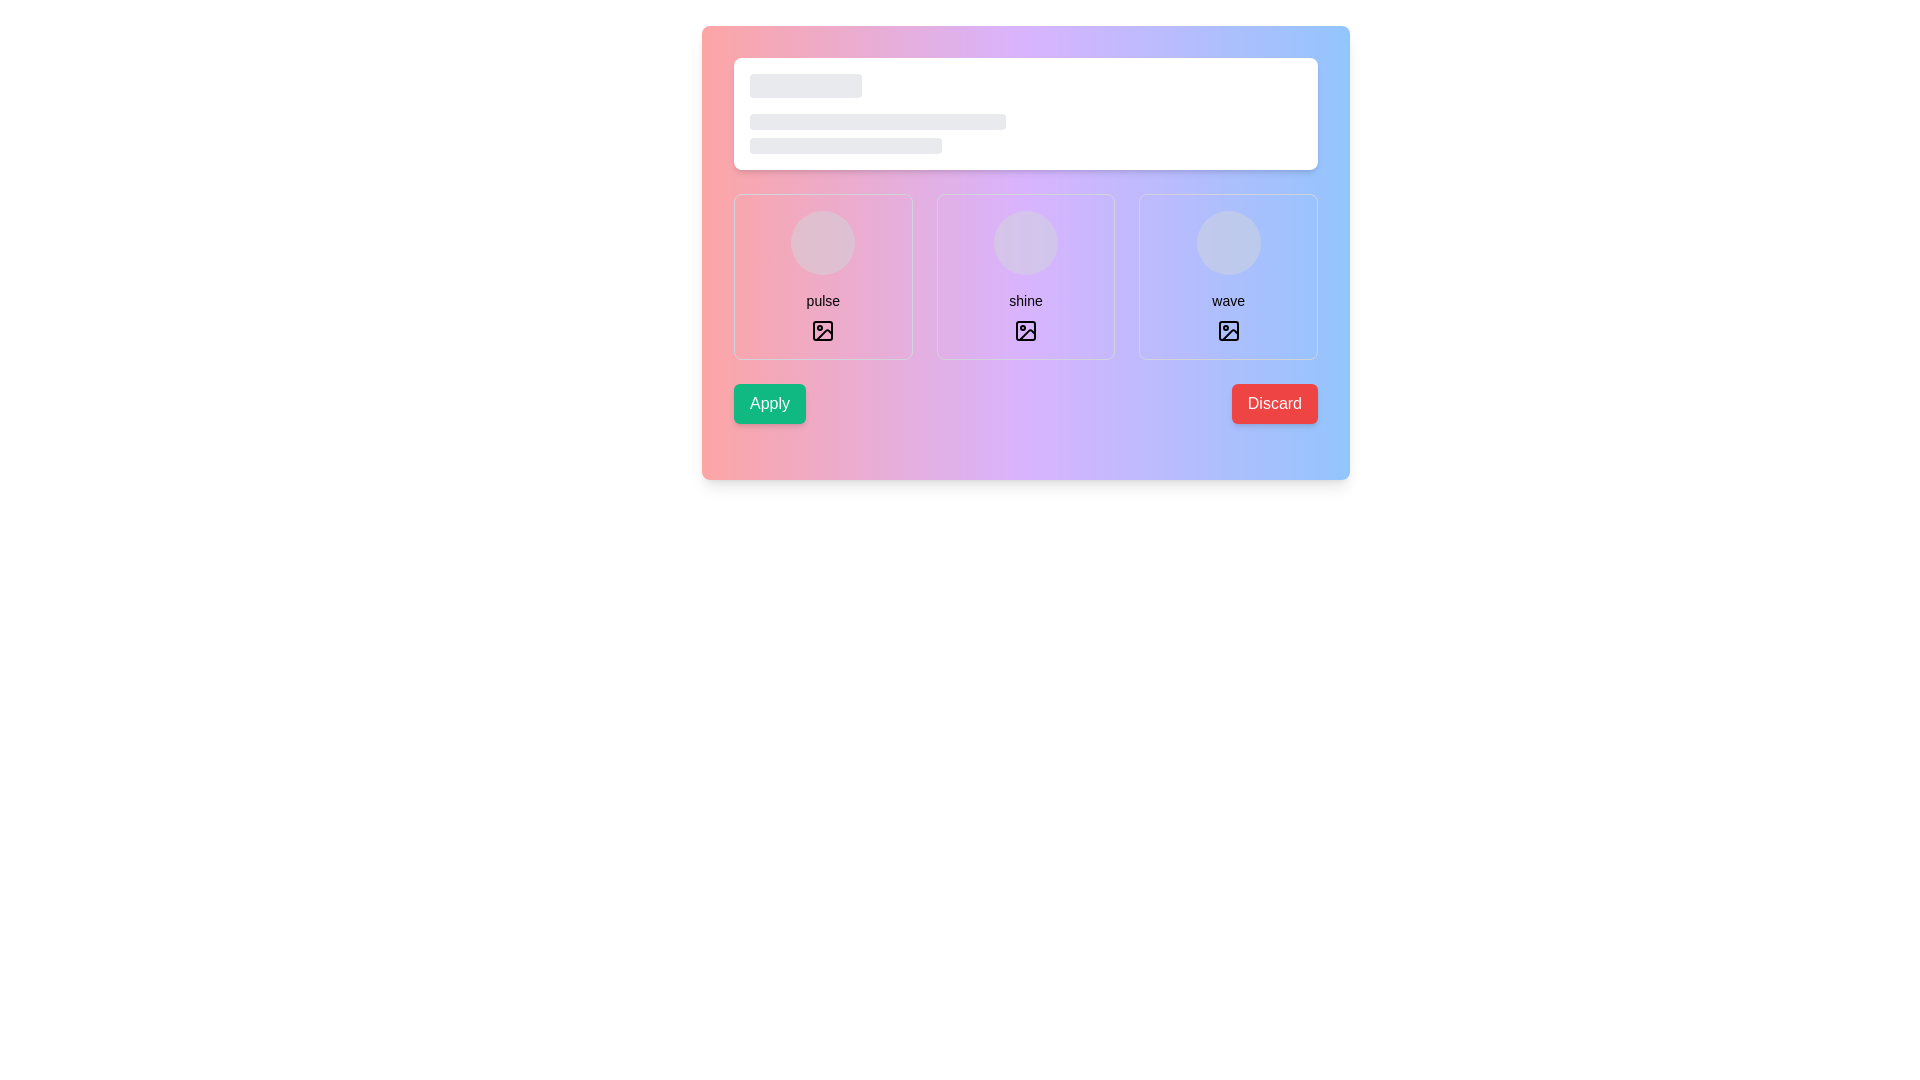 Image resolution: width=1920 pixels, height=1080 pixels. What do you see at coordinates (823, 330) in the screenshot?
I see `the first SVG graphic representation depicting an image placeholder or preview, located under the heading 'pulse' in the first column` at bounding box center [823, 330].